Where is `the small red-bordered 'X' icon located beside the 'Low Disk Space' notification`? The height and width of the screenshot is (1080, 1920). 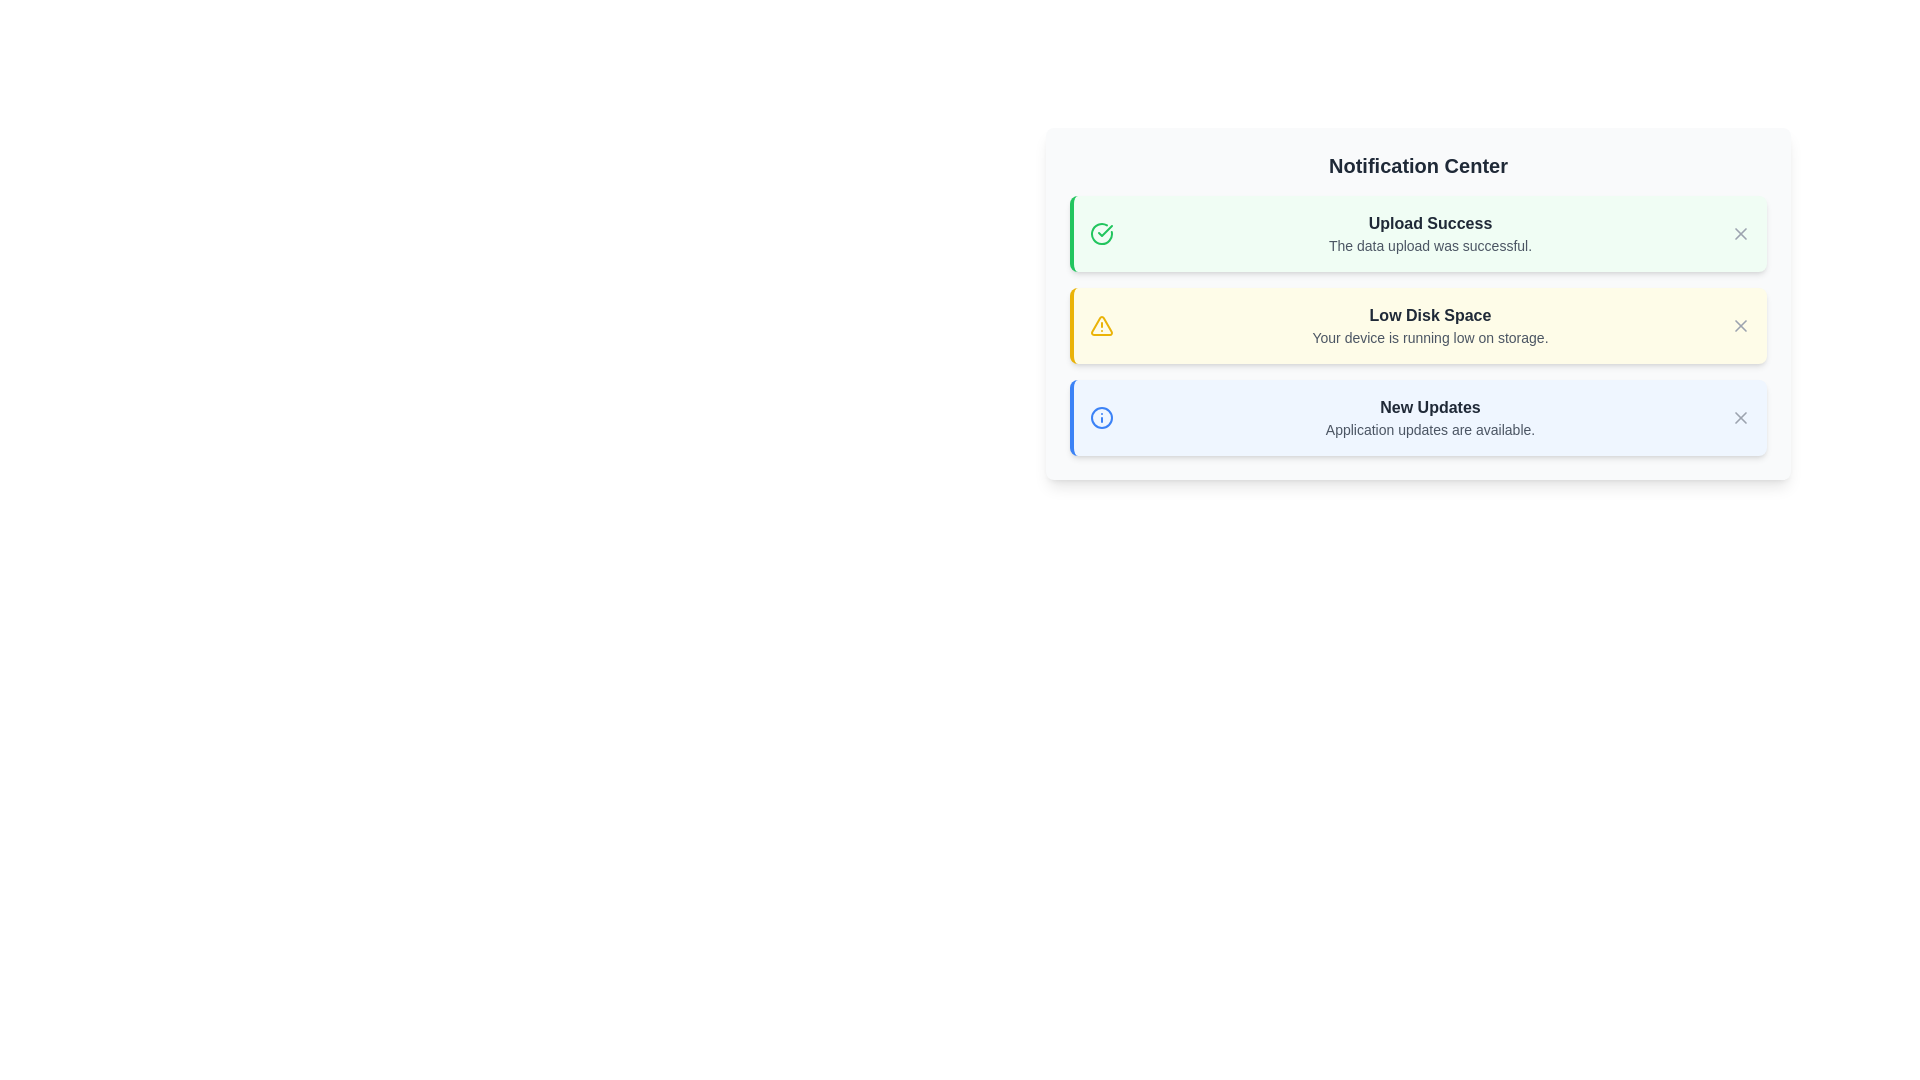
the small red-bordered 'X' icon located beside the 'Low Disk Space' notification is located at coordinates (1740, 325).